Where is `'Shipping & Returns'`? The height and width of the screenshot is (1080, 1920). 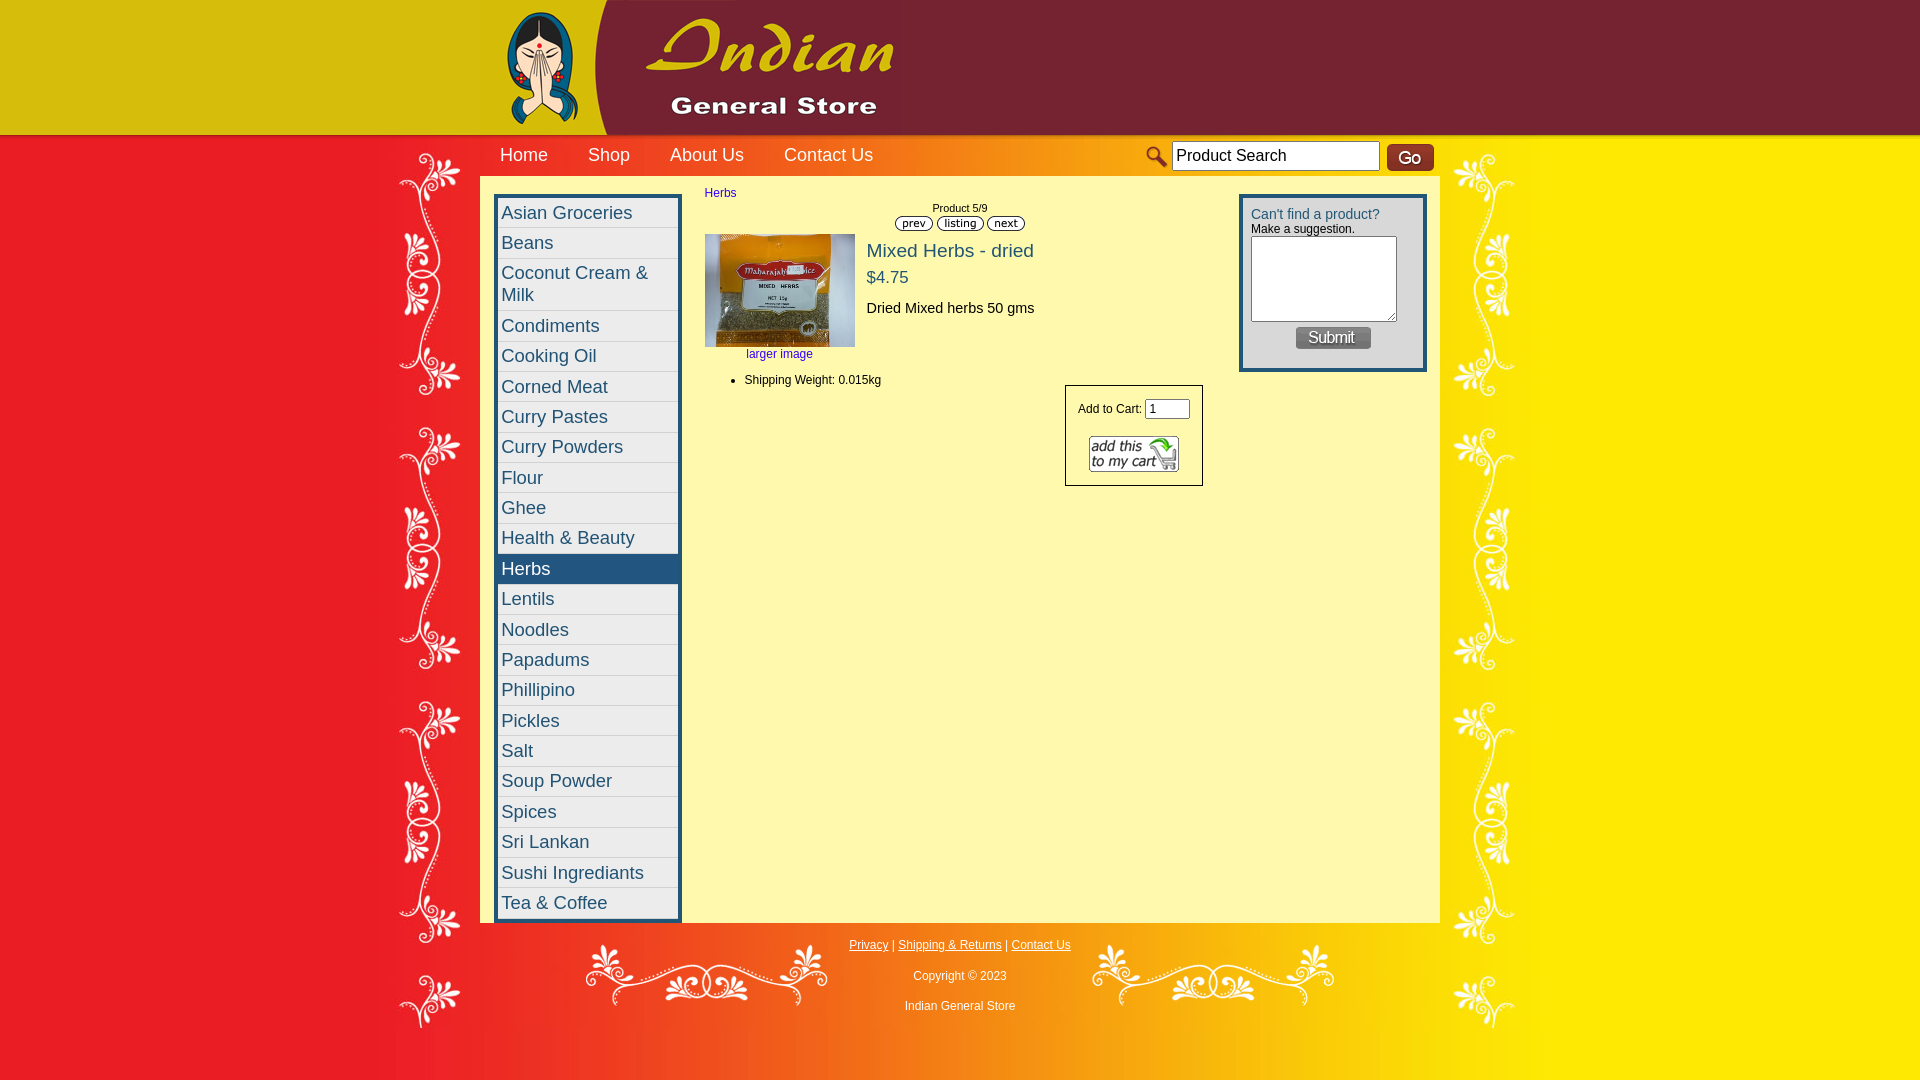
'Shipping & Returns' is located at coordinates (948, 945).